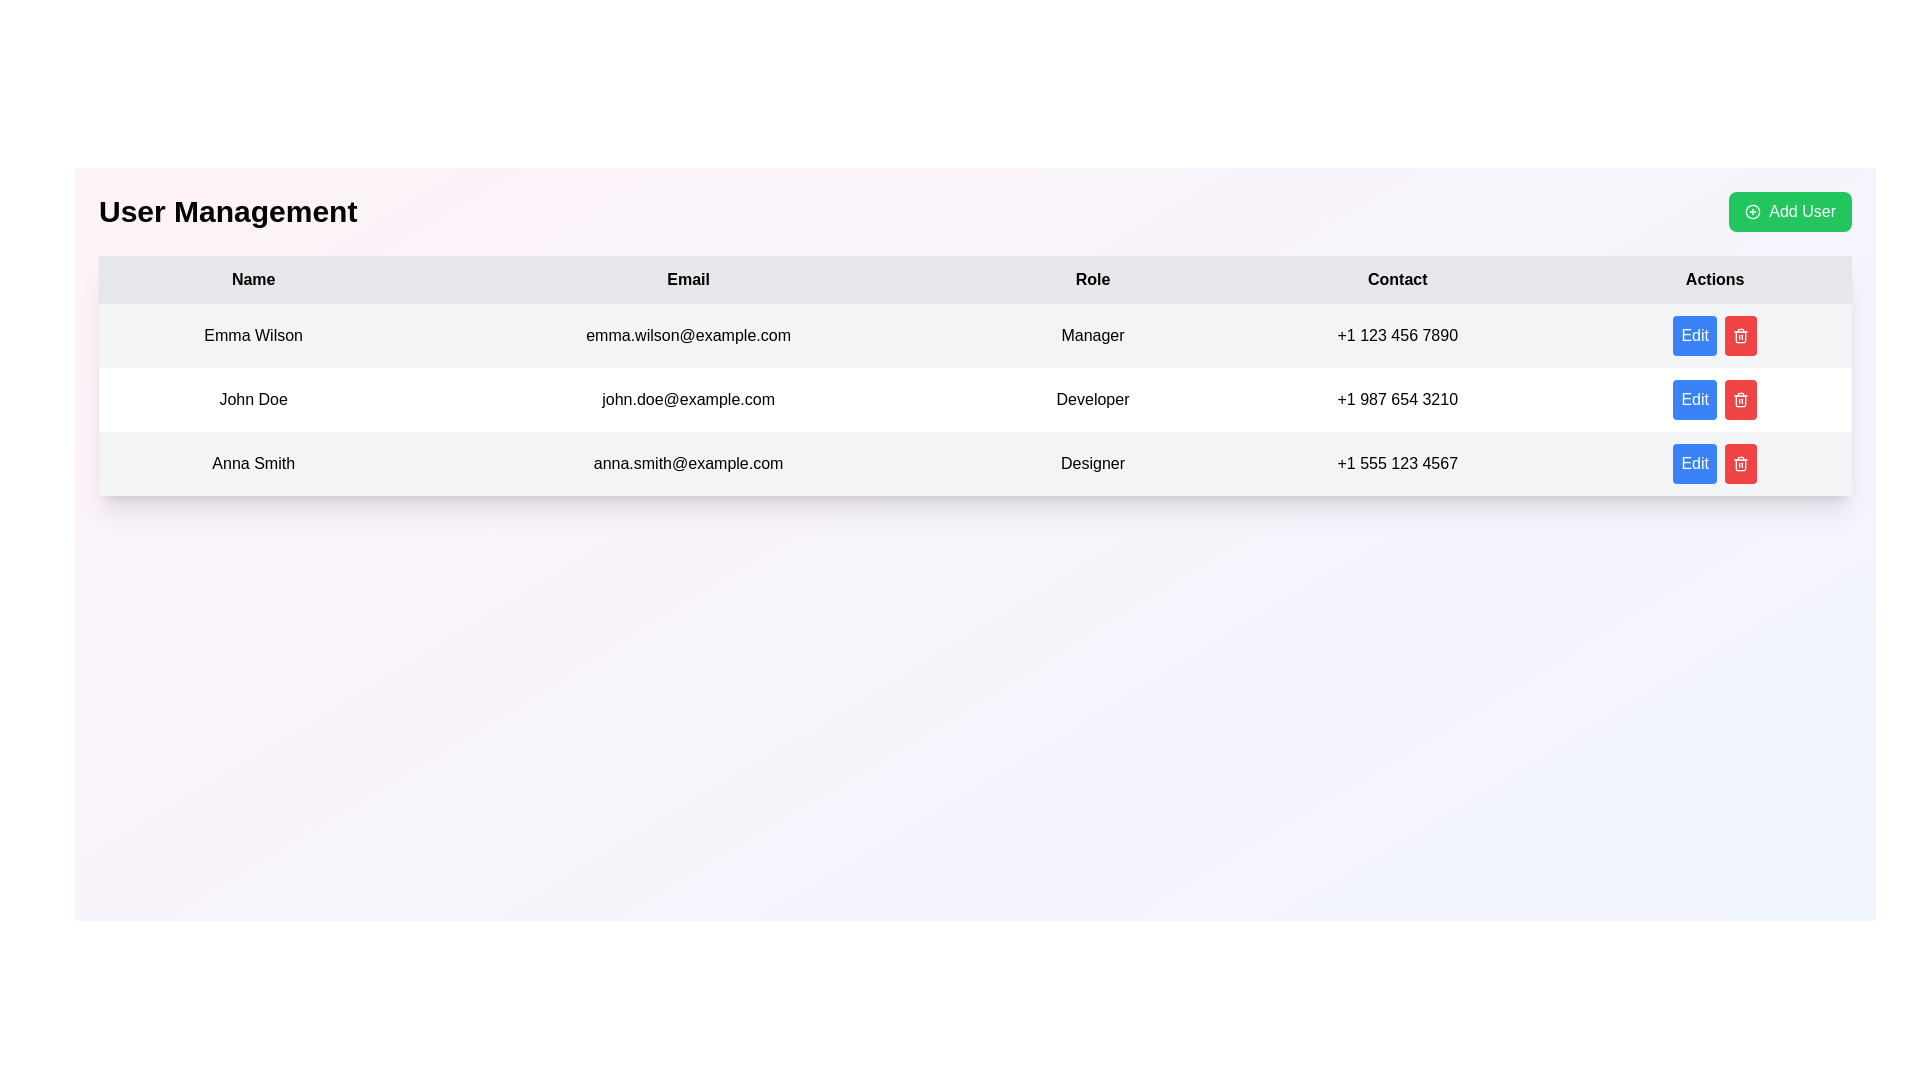 This screenshot has height=1080, width=1920. What do you see at coordinates (252, 463) in the screenshot?
I see `the text display element showing 'Anna Smith' in bold black font located in the Name column of the last row of the user management interface` at bounding box center [252, 463].